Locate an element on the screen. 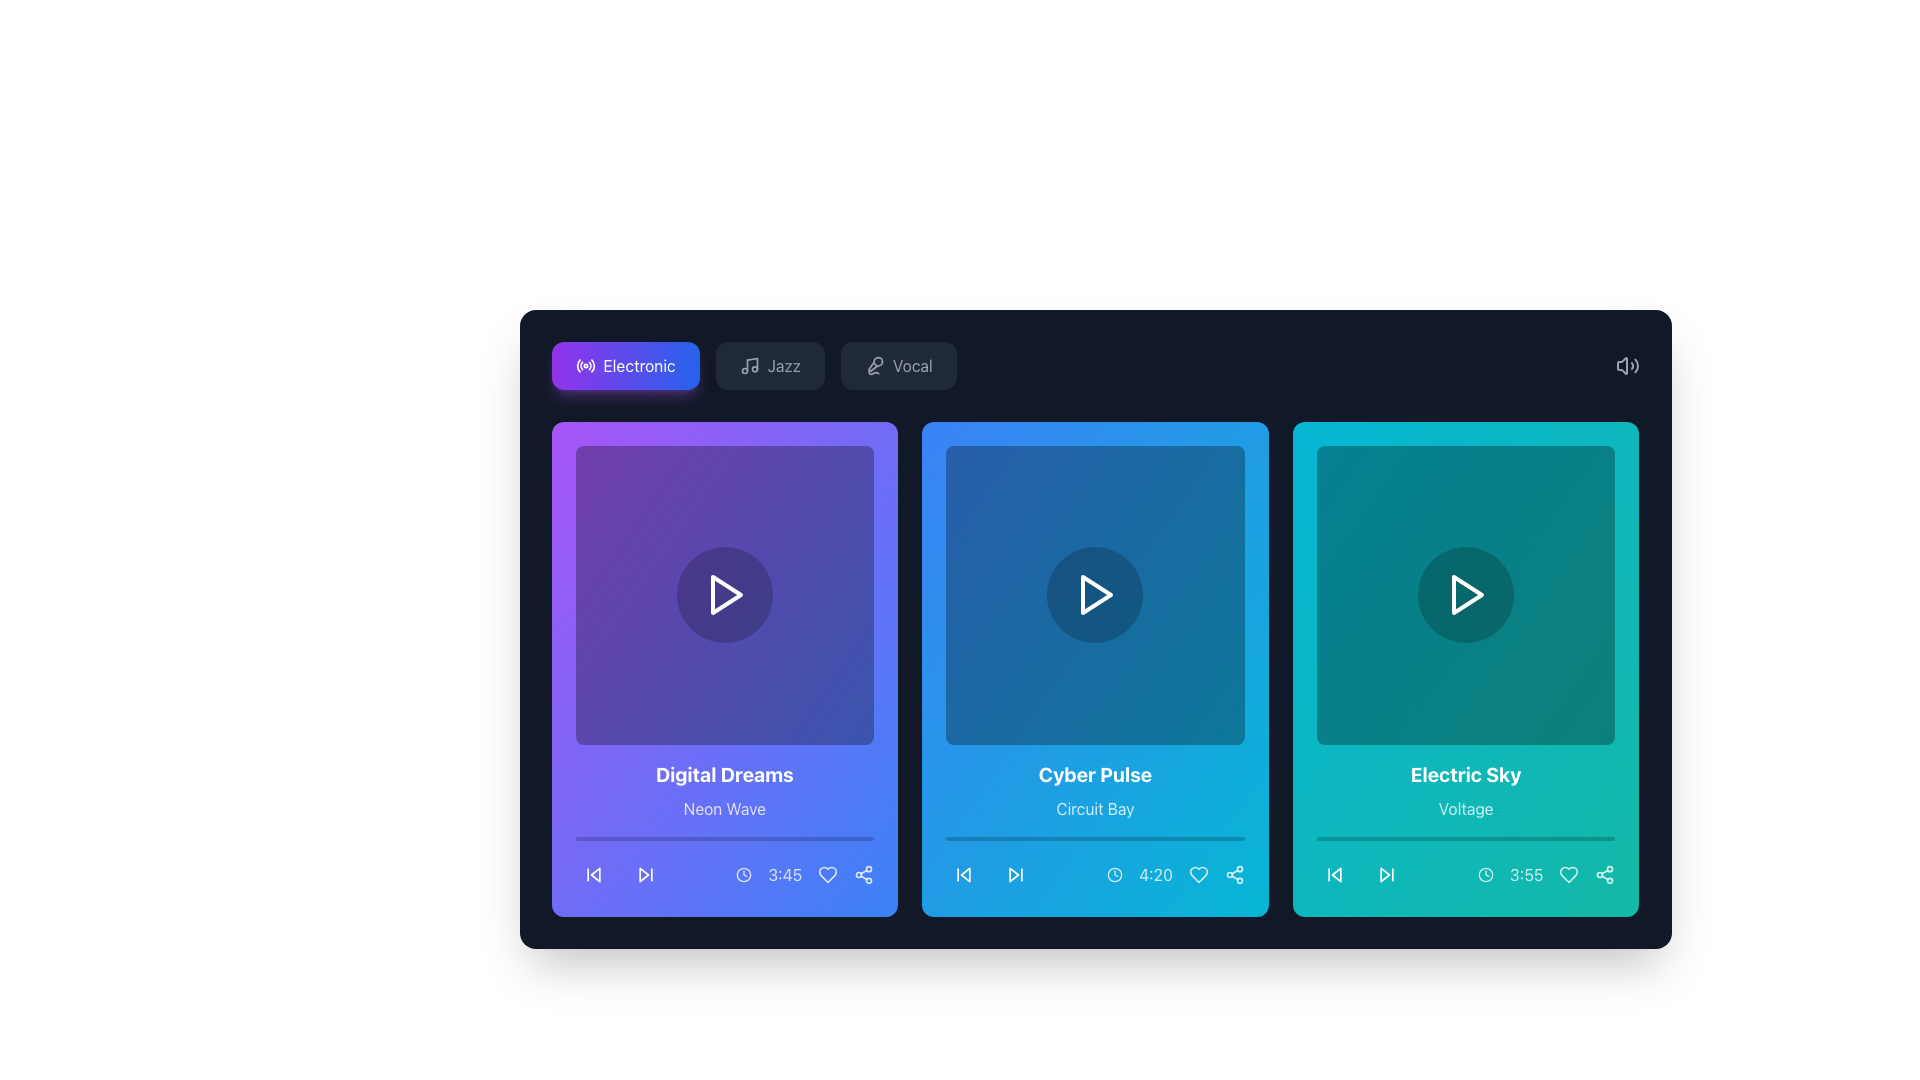 This screenshot has height=1080, width=1920. the share icon button, which is styled in white with interconnected circles and lines, located in the bottom-right corner of the 'Digital Dreams' card, adjacent to the heart icon and duration text ('3:45') is located at coordinates (864, 873).